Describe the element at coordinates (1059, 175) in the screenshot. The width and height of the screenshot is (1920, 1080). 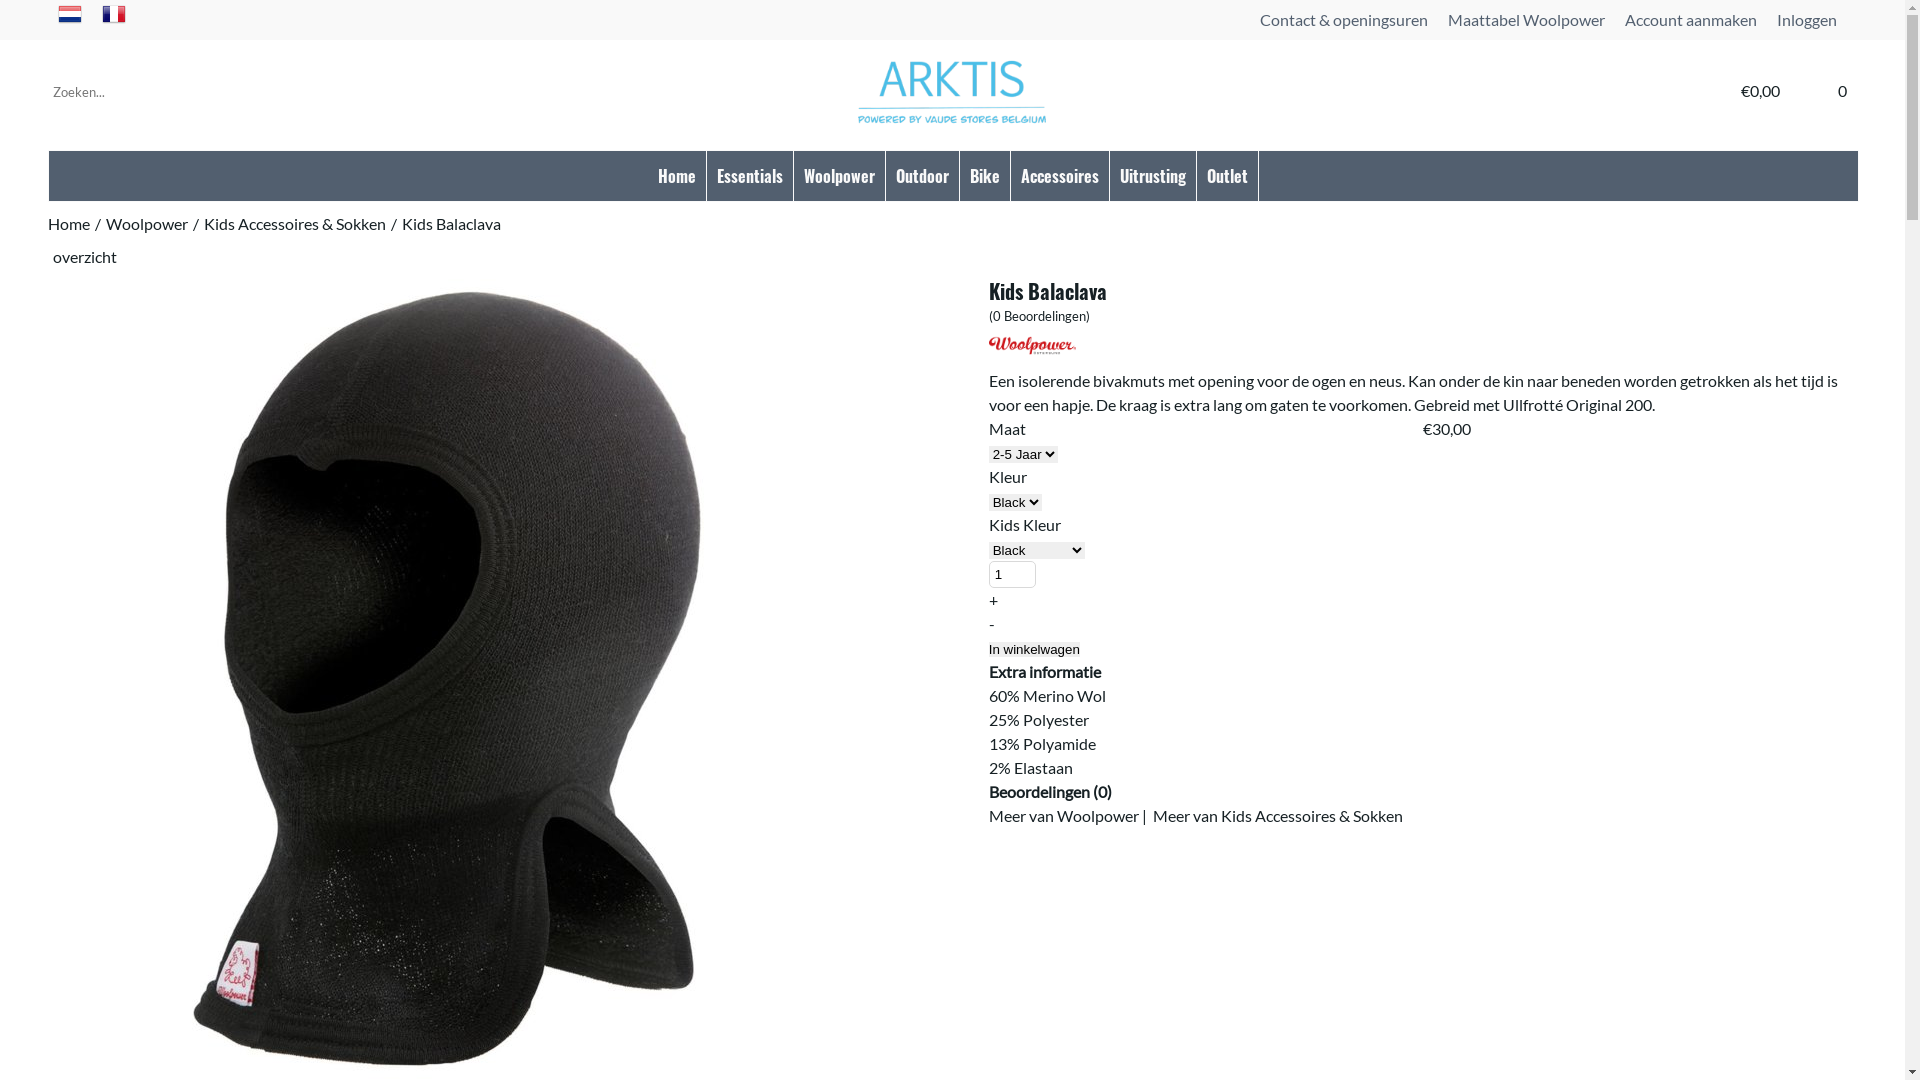
I see `'Accessoires'` at that location.